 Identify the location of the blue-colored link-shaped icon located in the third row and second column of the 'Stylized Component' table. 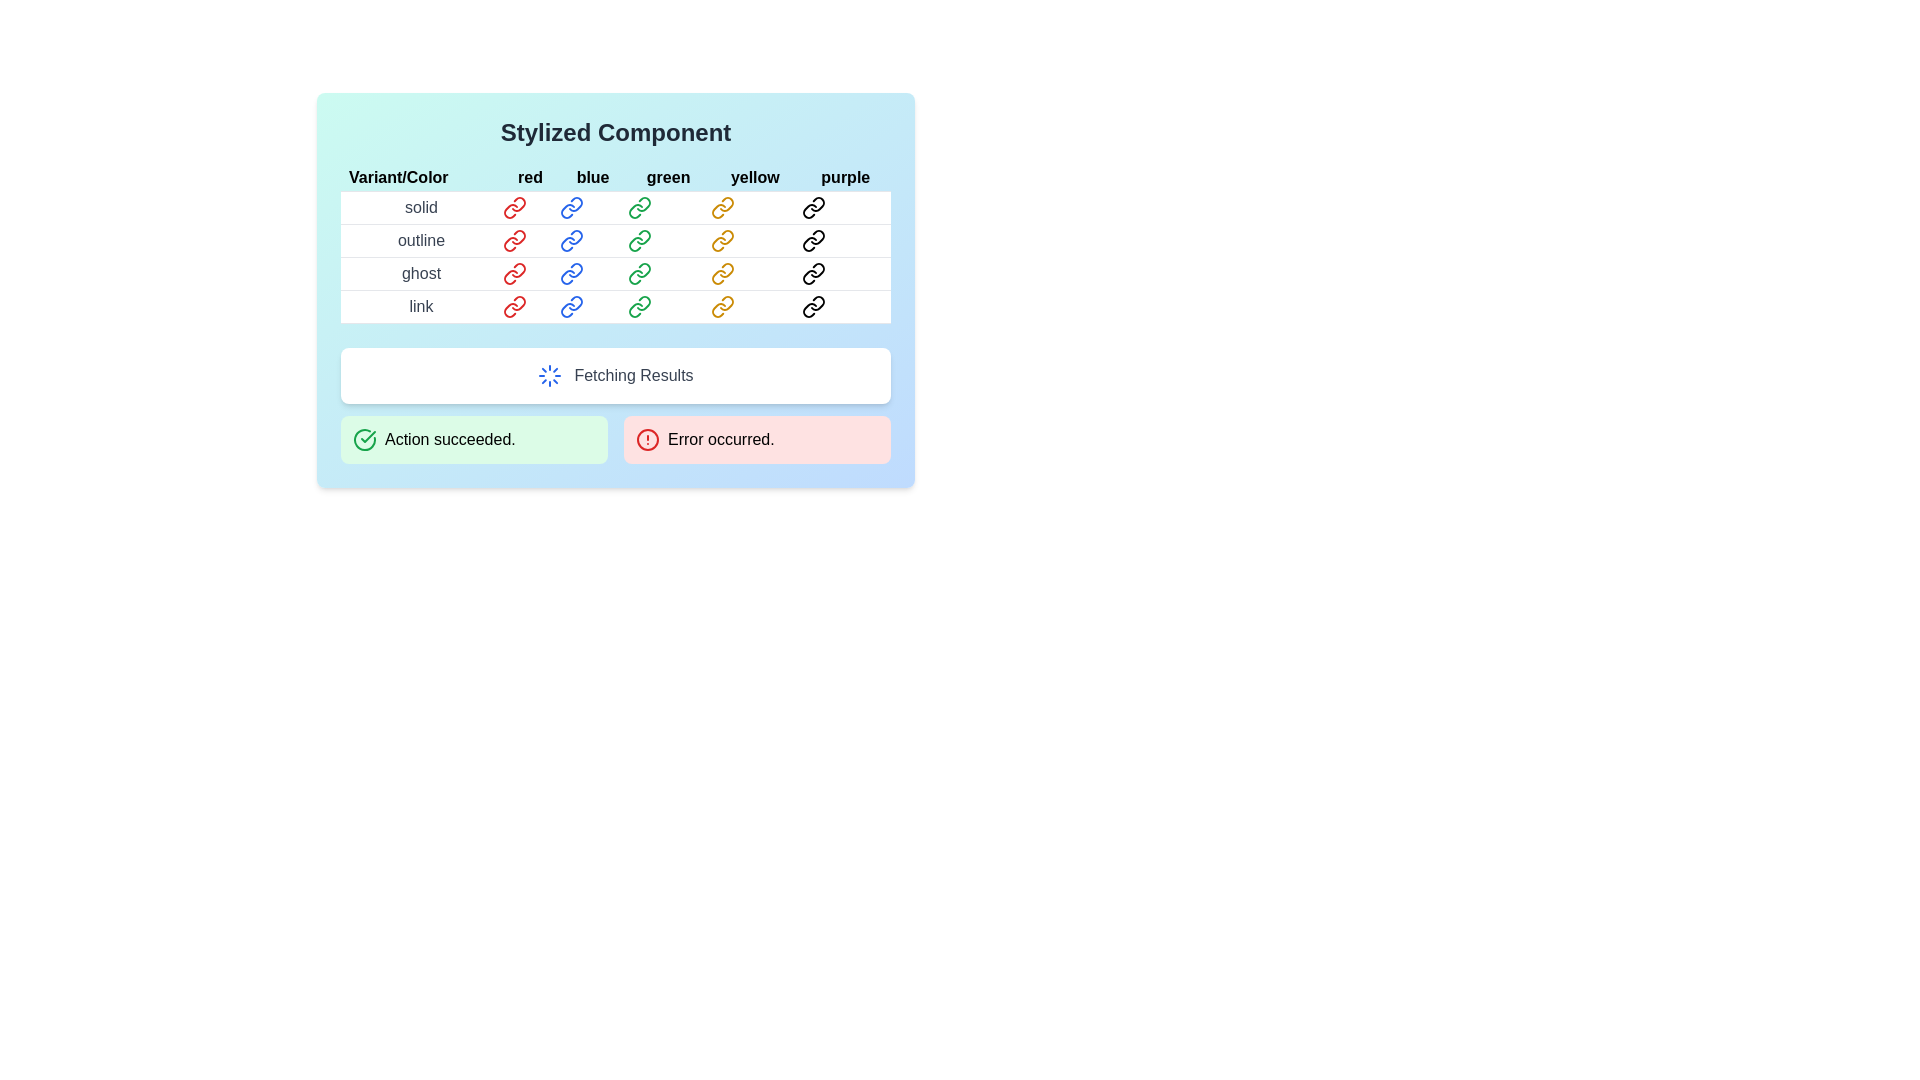
(570, 273).